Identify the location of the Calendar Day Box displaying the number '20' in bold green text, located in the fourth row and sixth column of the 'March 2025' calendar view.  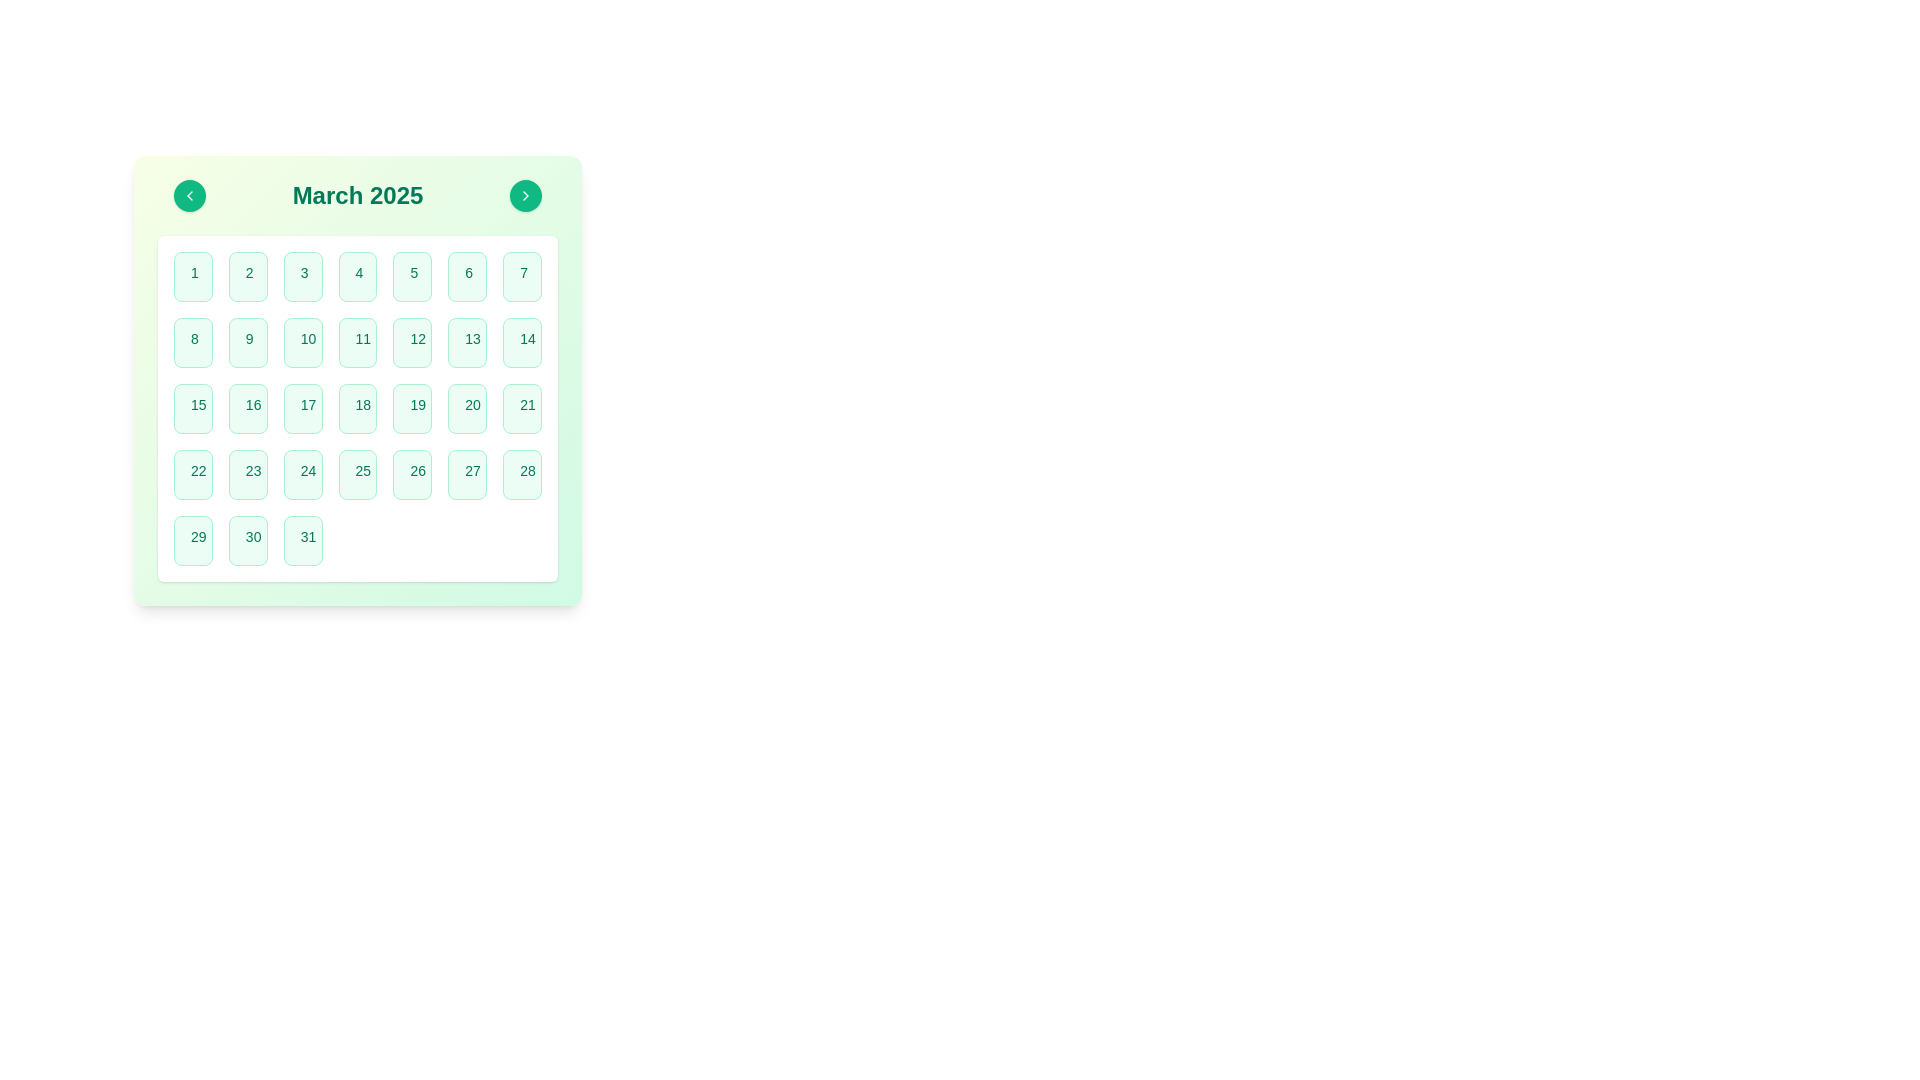
(466, 407).